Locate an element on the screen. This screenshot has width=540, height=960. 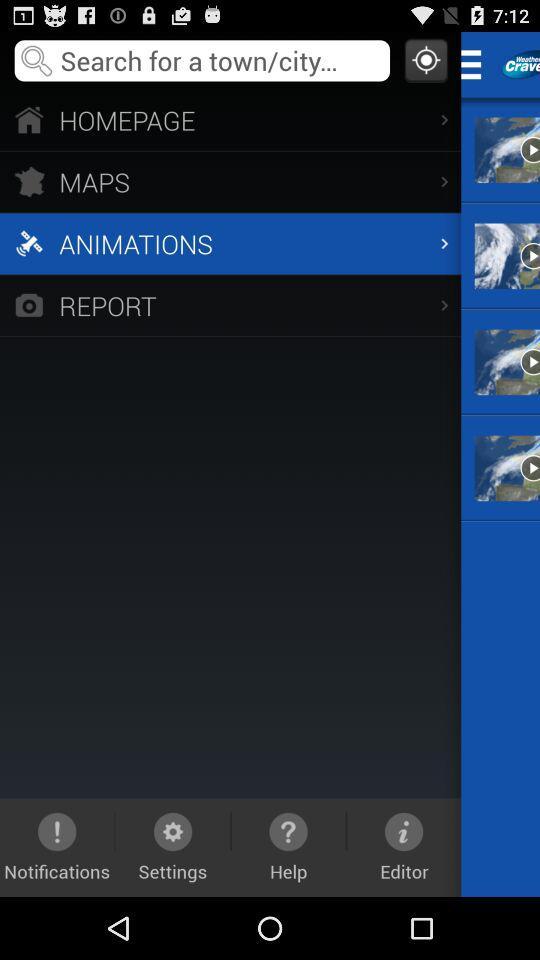
the app above the homepage app is located at coordinates (425, 59).